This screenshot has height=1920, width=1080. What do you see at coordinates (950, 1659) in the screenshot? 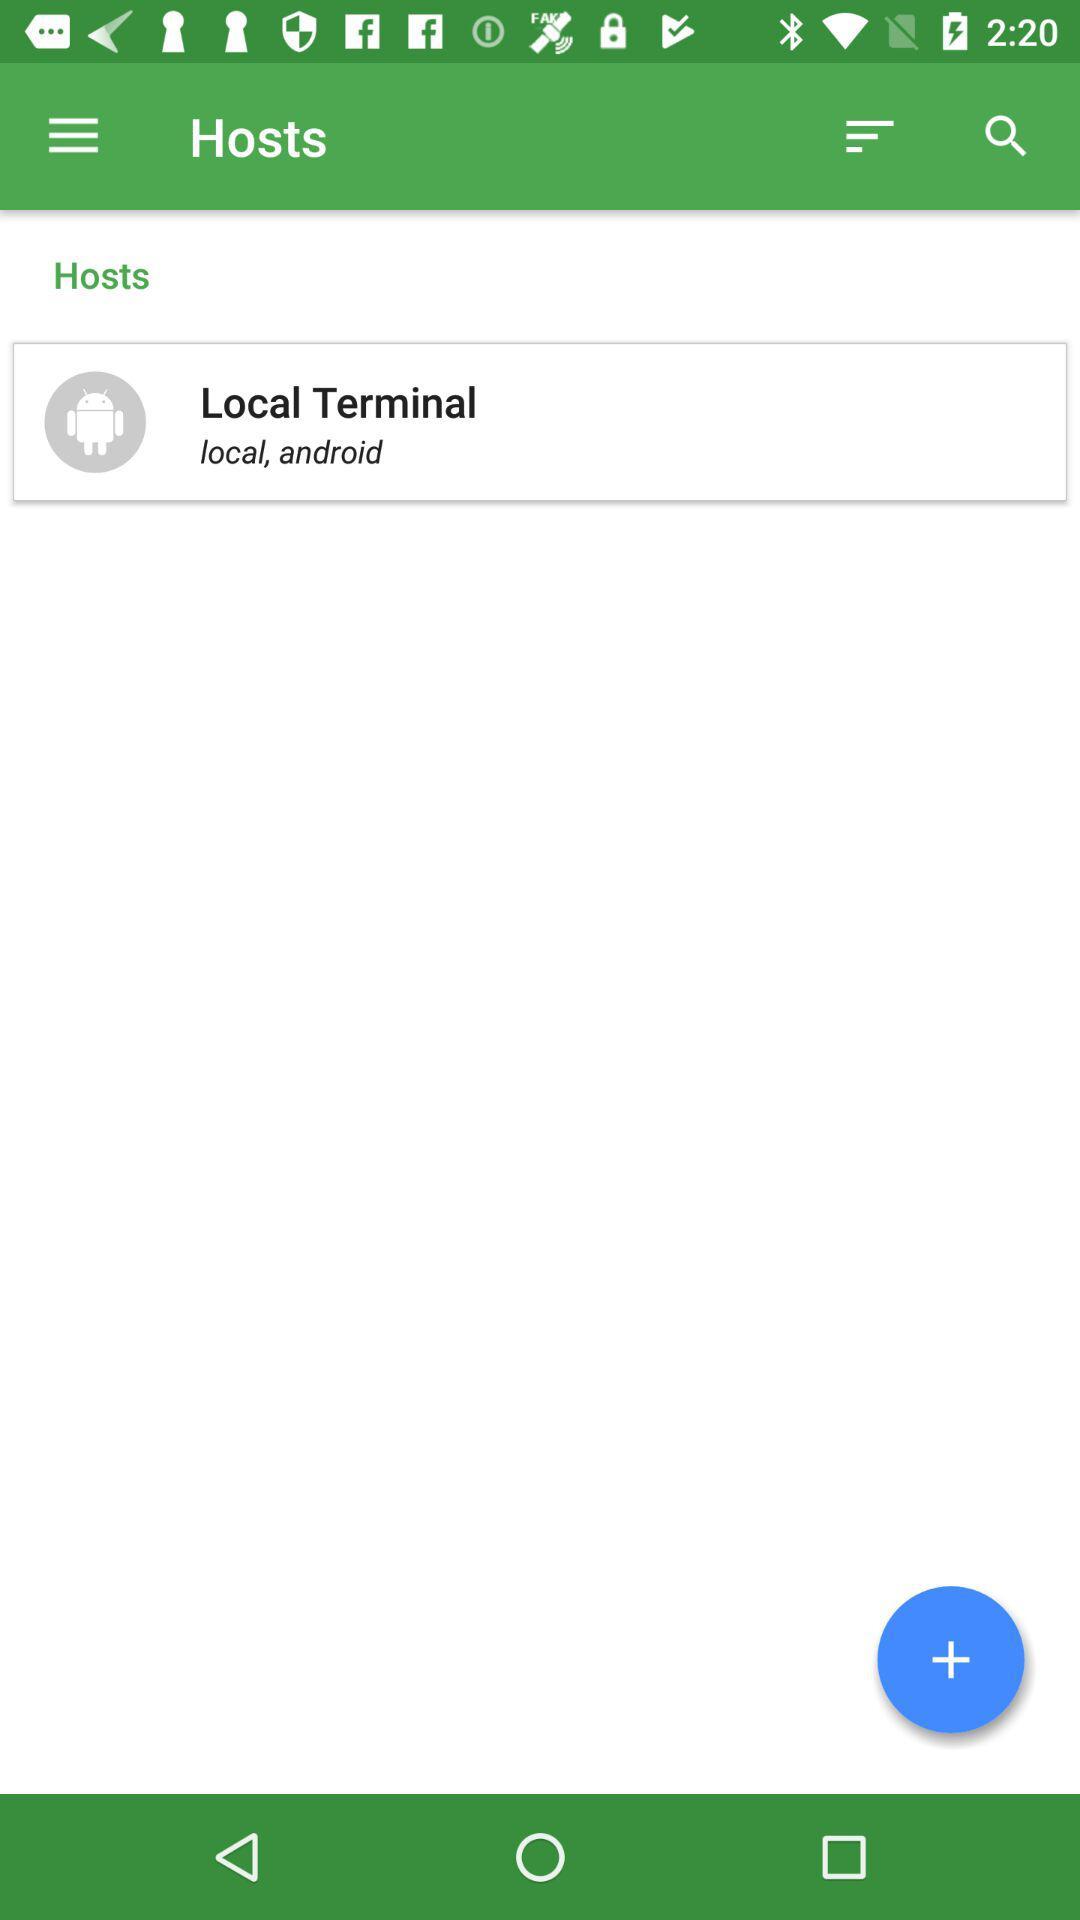
I see `icon below local, android` at bounding box center [950, 1659].